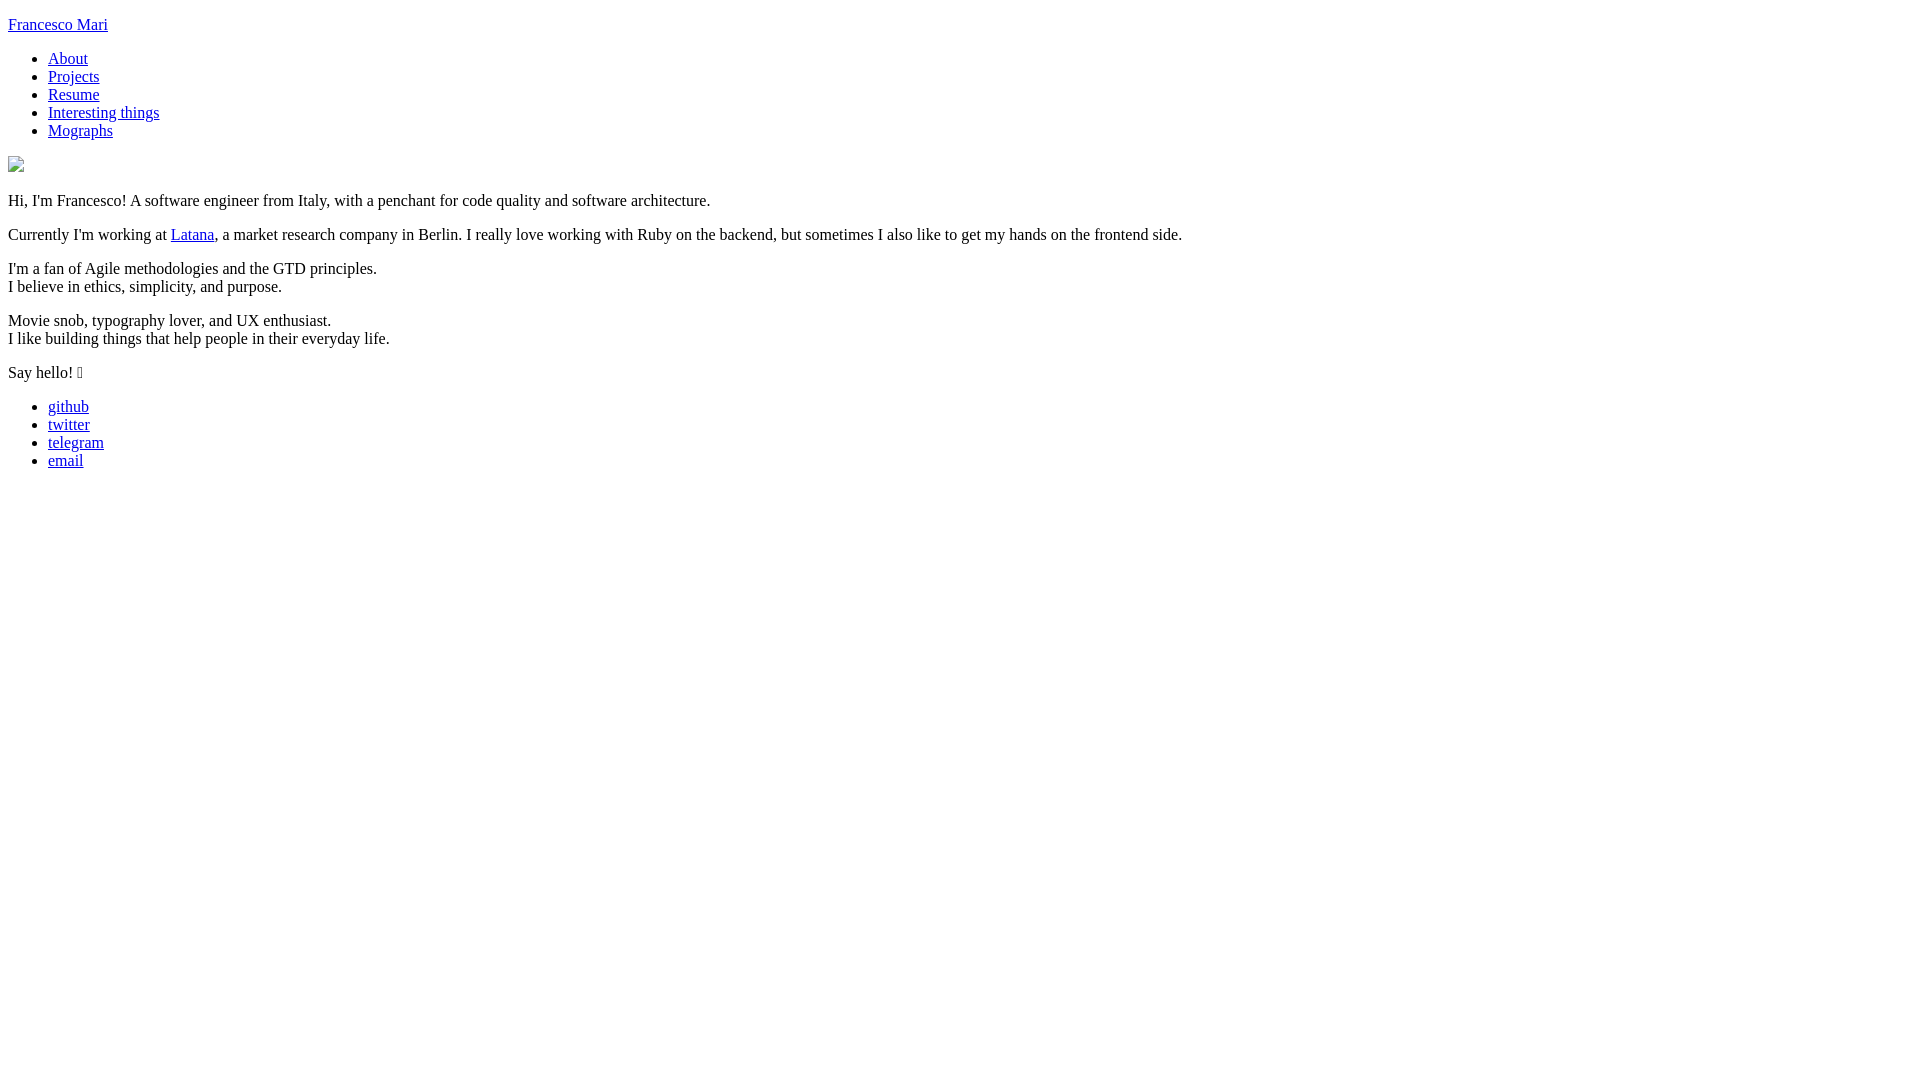 This screenshot has height=1080, width=1920. Describe the element at coordinates (48, 130) in the screenshot. I see `'Mographs'` at that location.